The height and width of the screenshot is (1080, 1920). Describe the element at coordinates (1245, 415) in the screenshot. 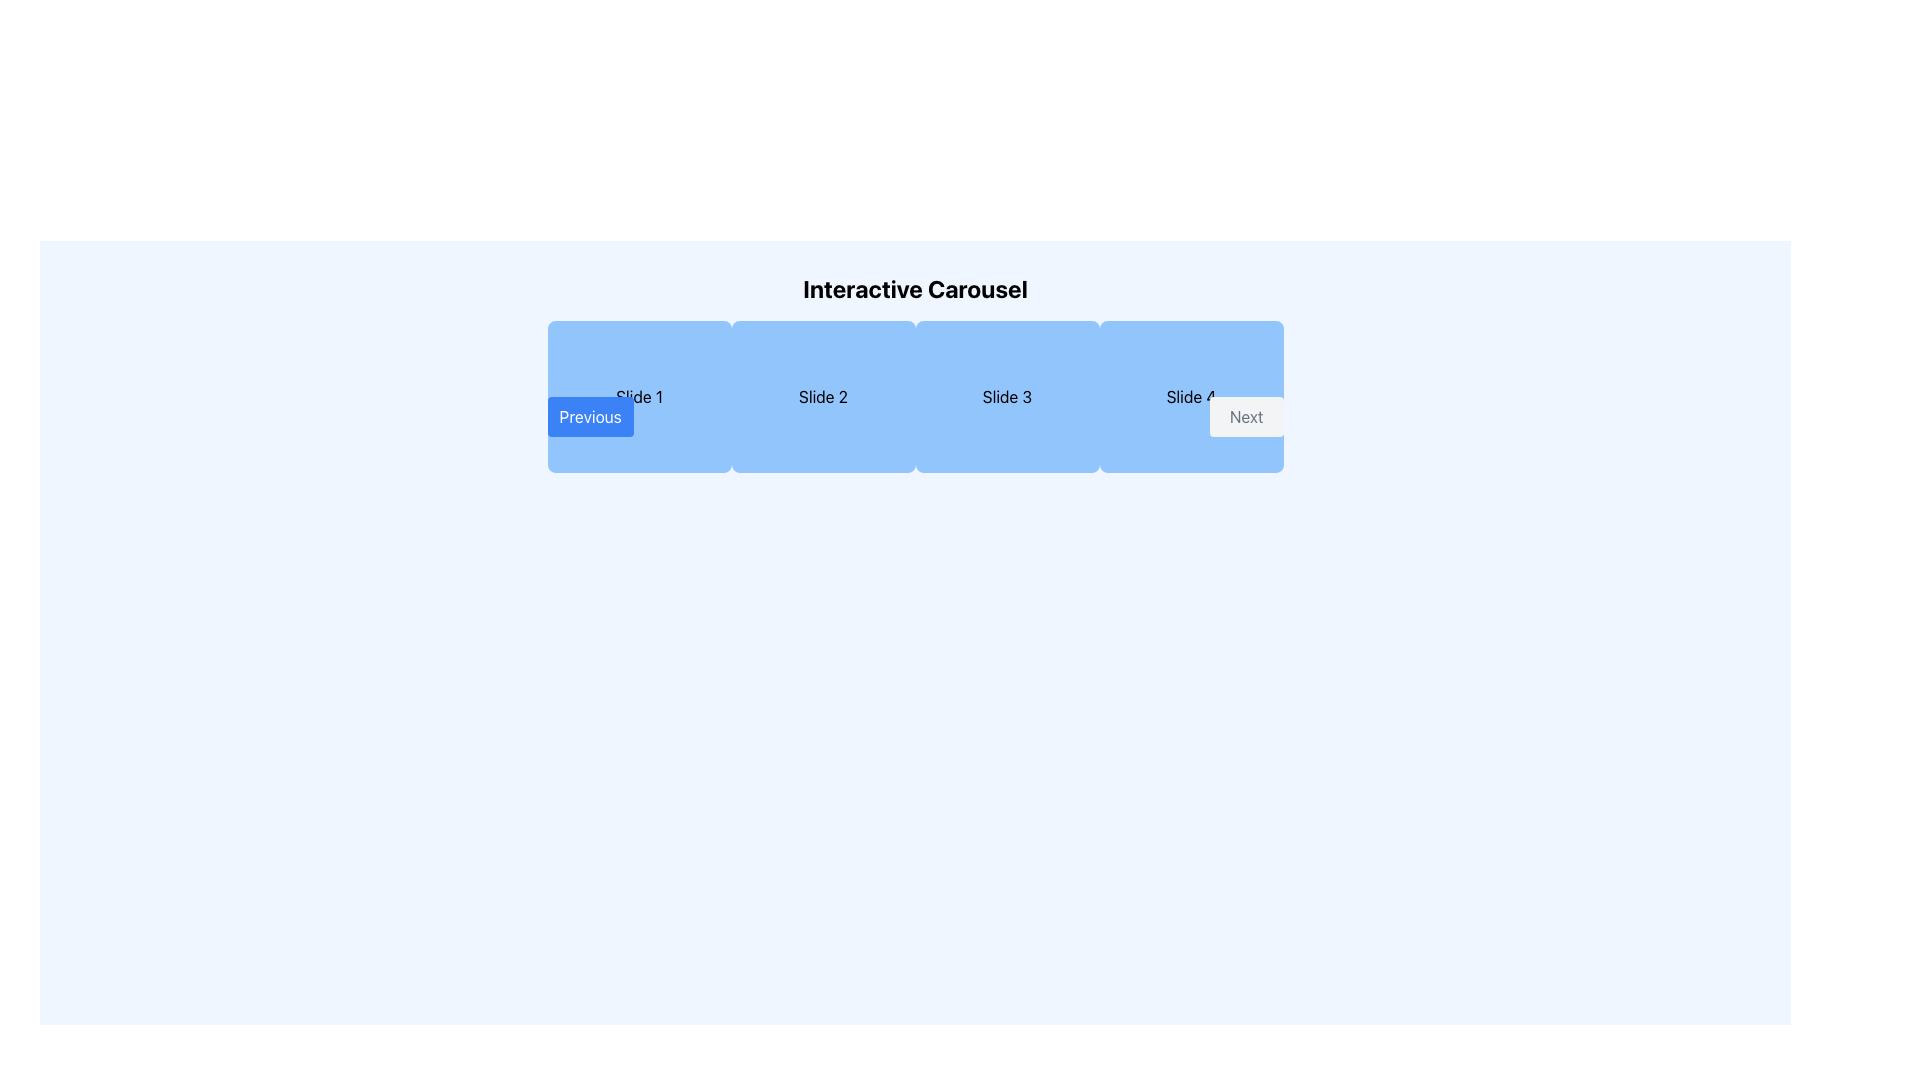

I see `the navigation button located on the far right of the carousel, adjacent to the 'Slide 4' text` at that location.